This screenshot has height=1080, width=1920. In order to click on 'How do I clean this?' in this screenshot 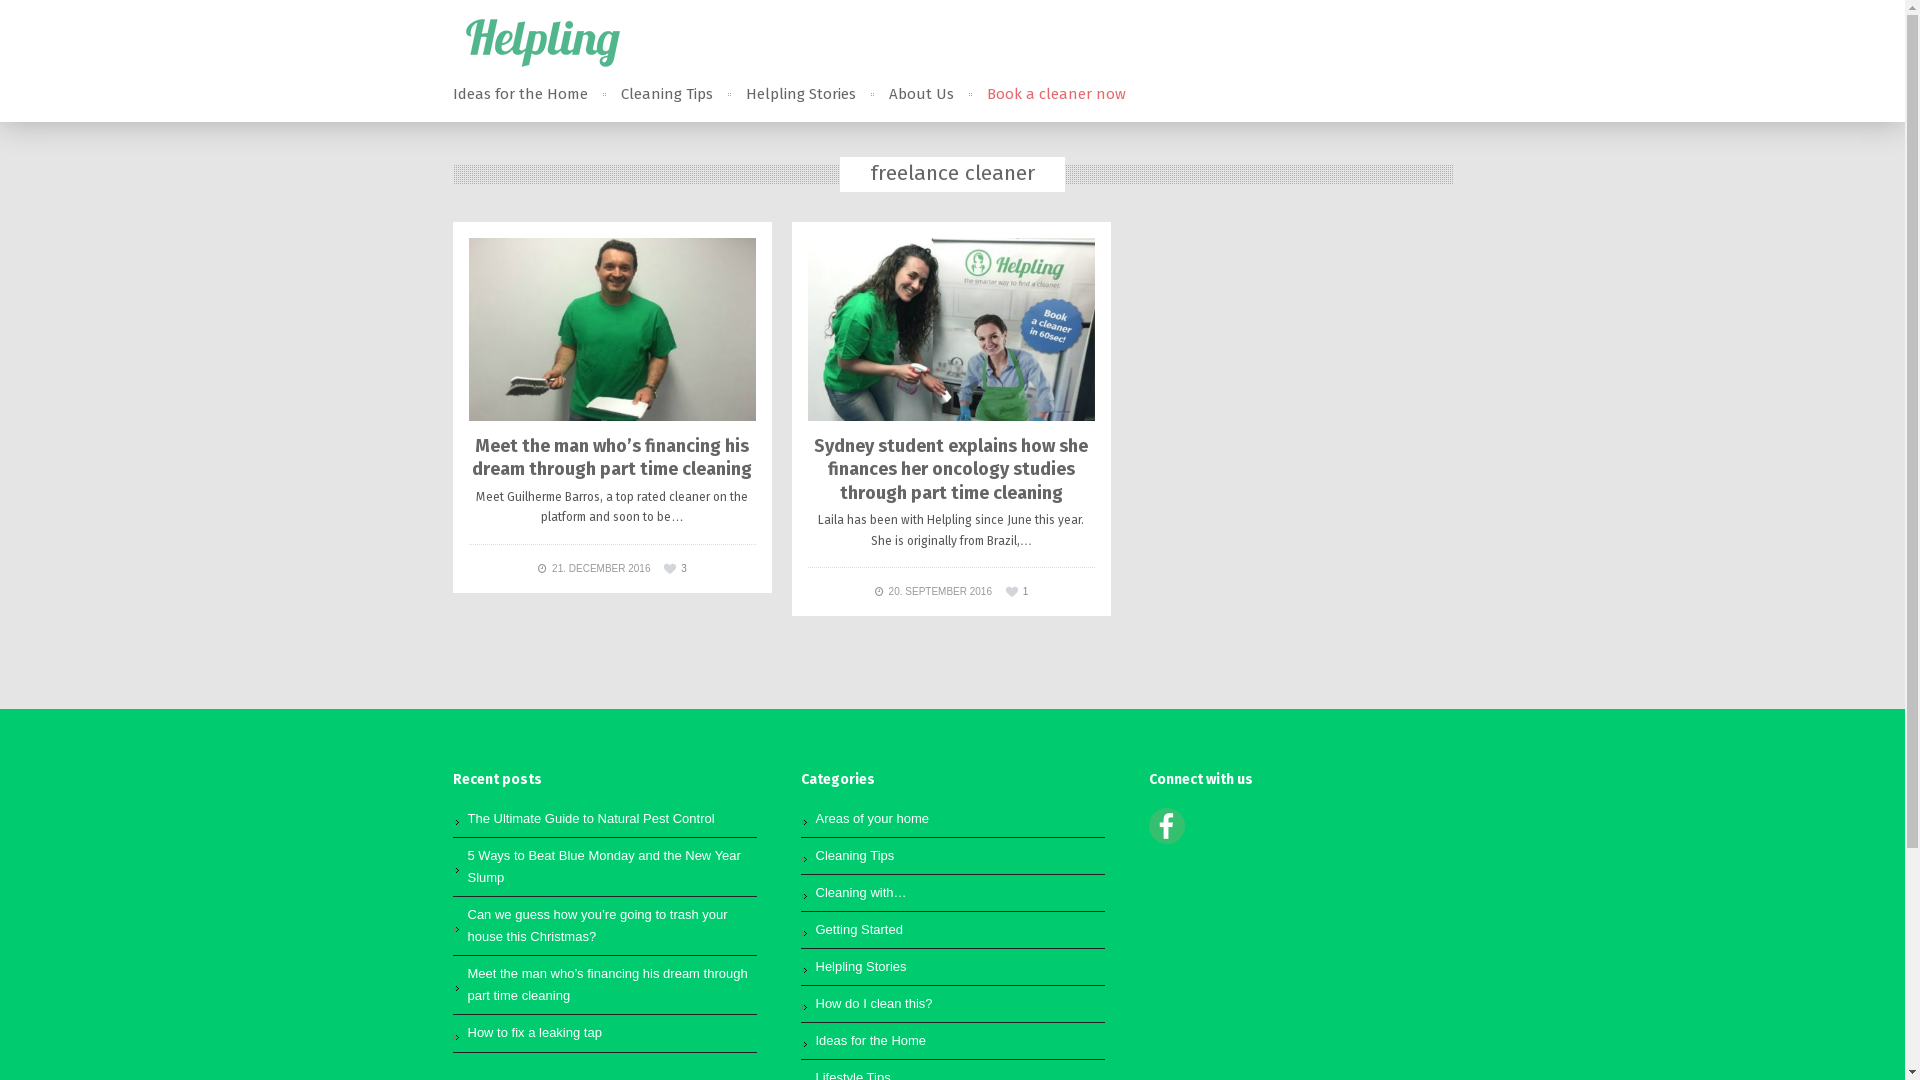, I will do `click(874, 1003)`.